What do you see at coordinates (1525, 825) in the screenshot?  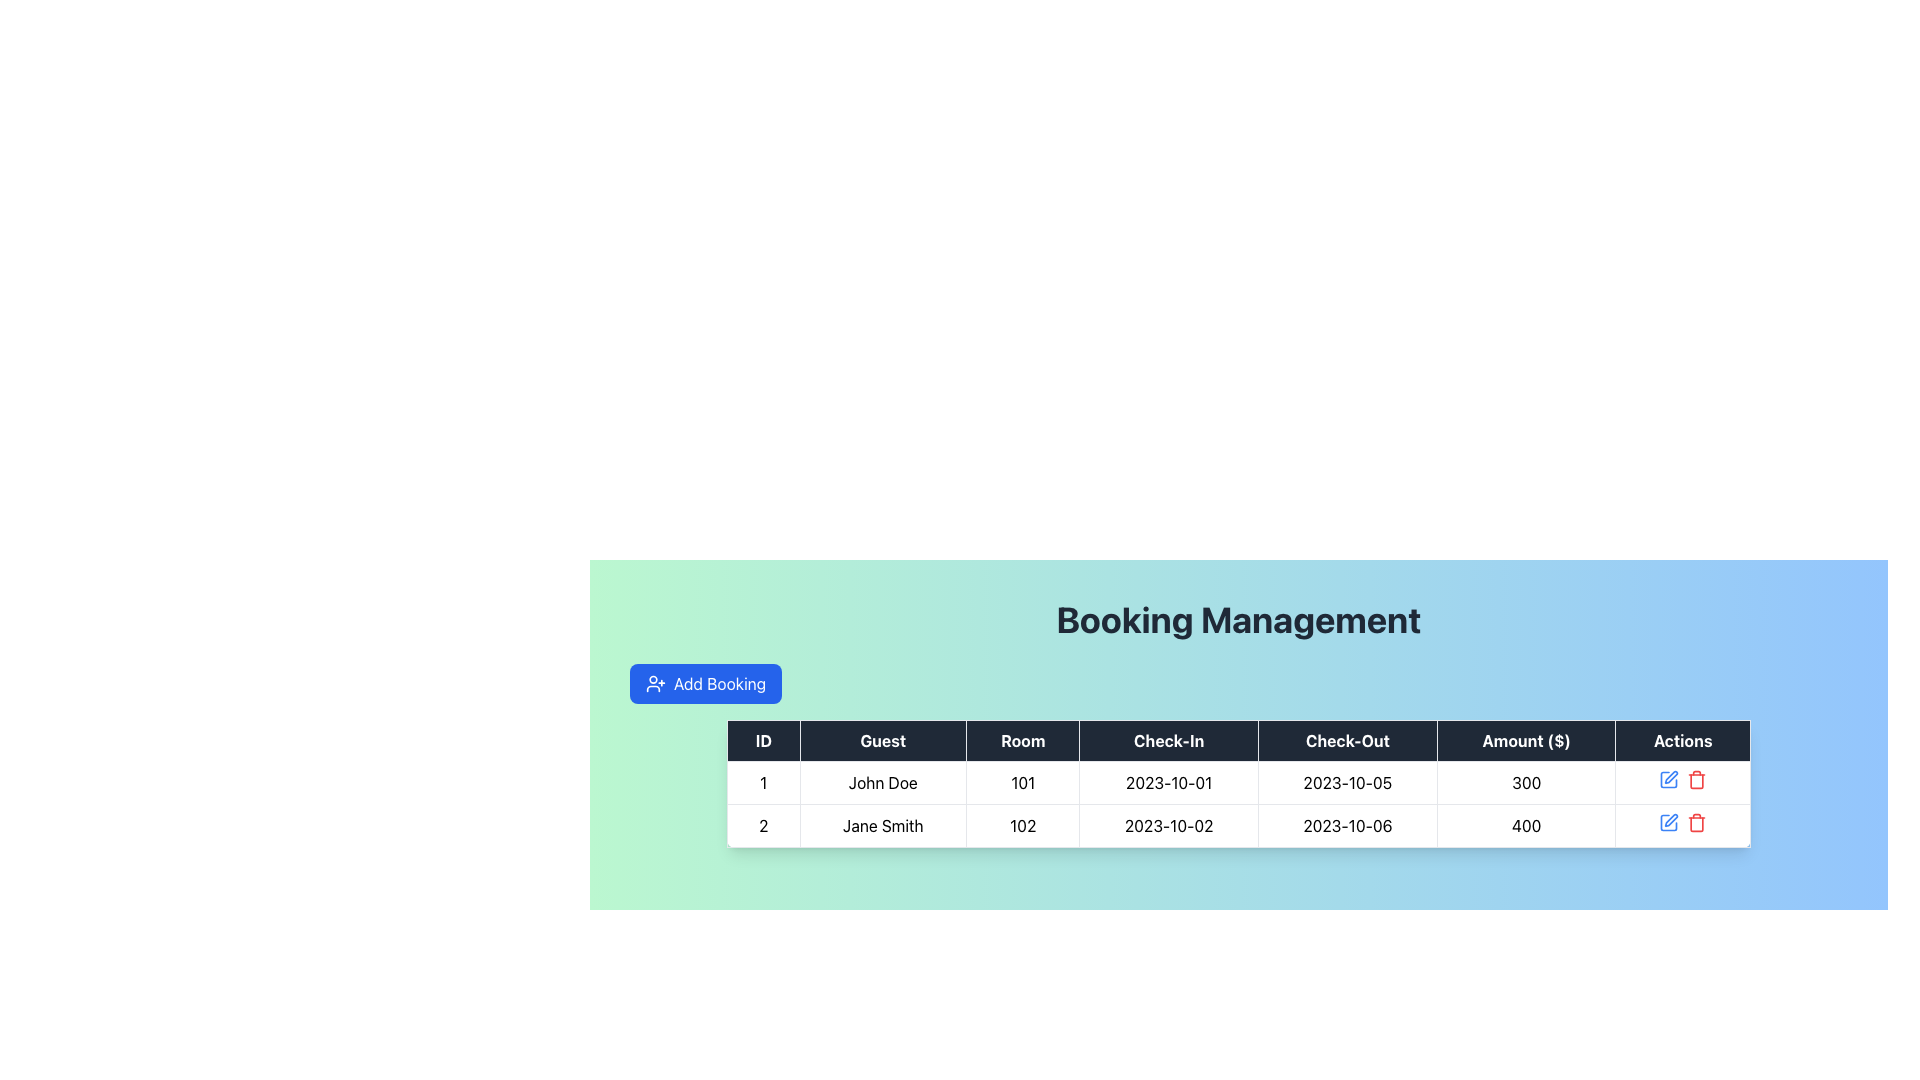 I see `the static table cell containing the numeric text '400' in bold, located in the second row under the 'Amount ($)' column` at bounding box center [1525, 825].